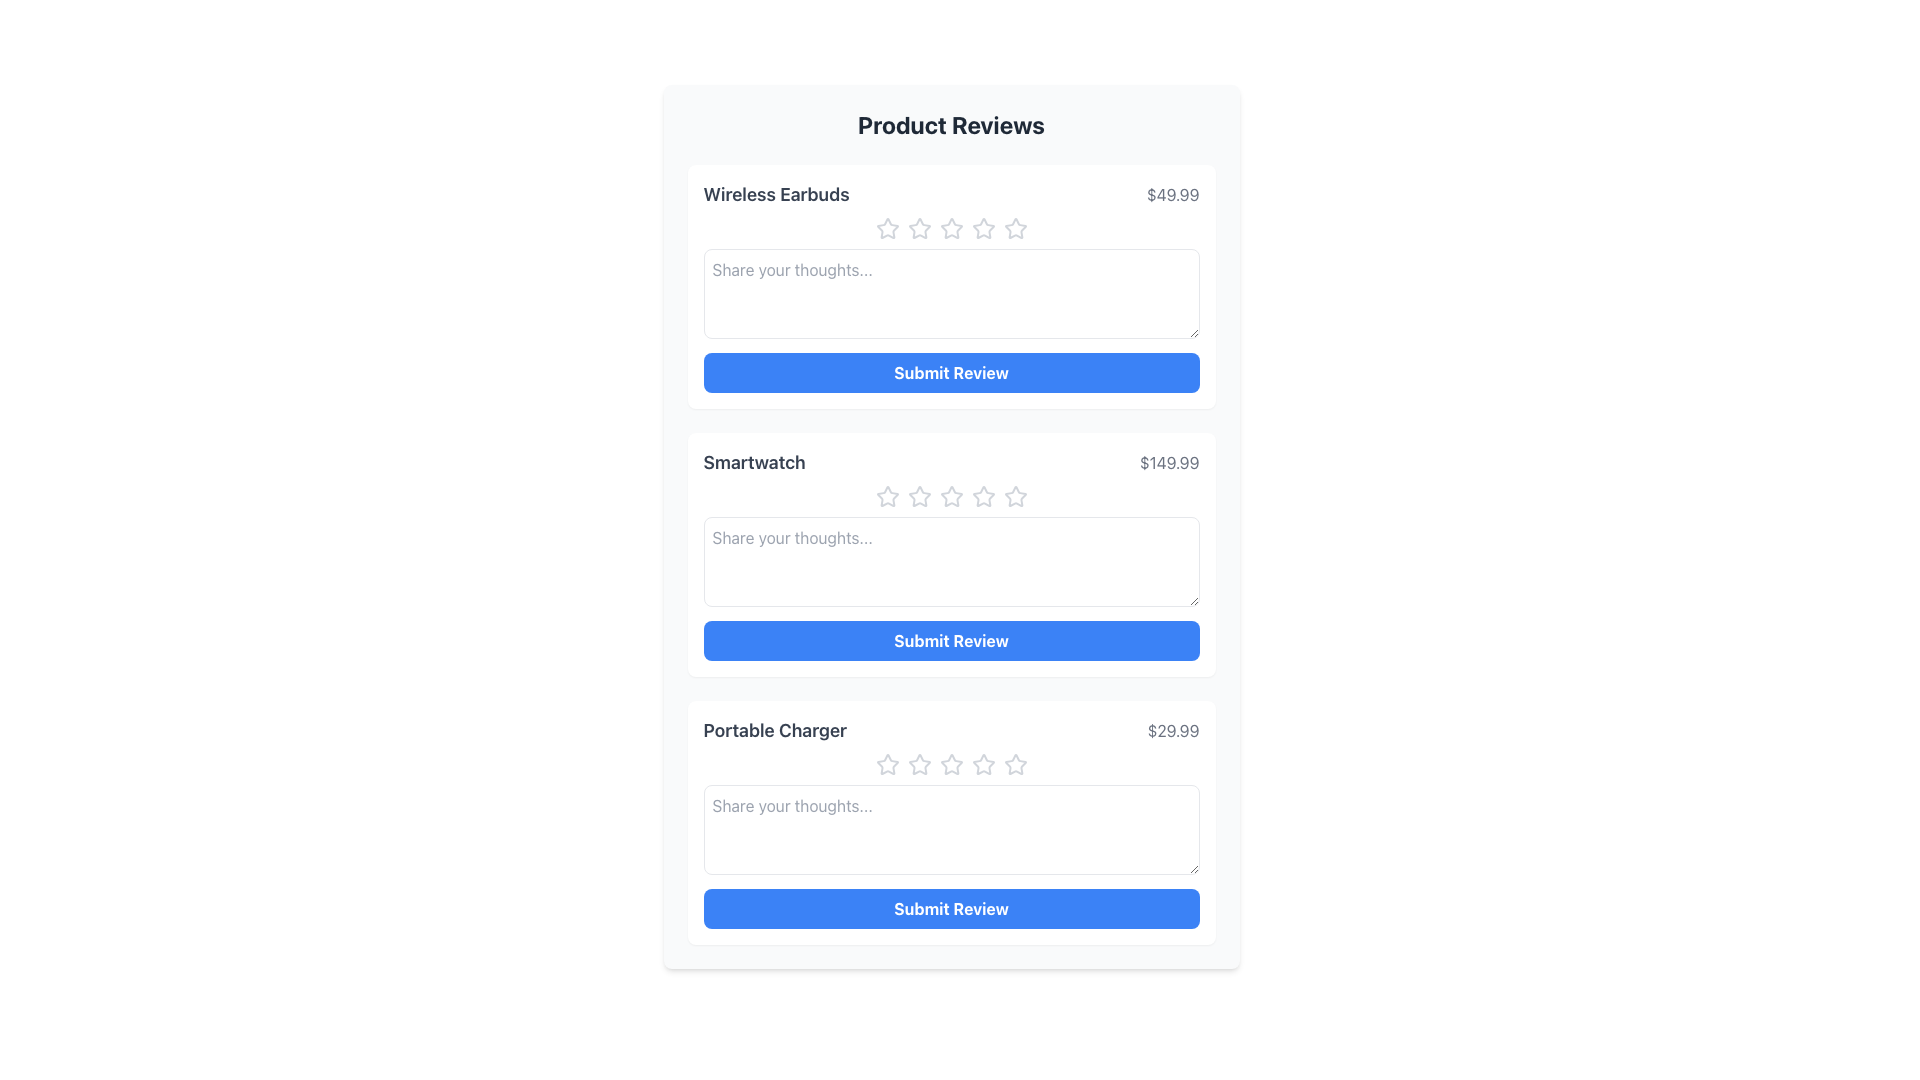  Describe the element at coordinates (950, 227) in the screenshot. I see `the second star icon in the rating section located under the product title 'Wireless Earbuds'` at that location.